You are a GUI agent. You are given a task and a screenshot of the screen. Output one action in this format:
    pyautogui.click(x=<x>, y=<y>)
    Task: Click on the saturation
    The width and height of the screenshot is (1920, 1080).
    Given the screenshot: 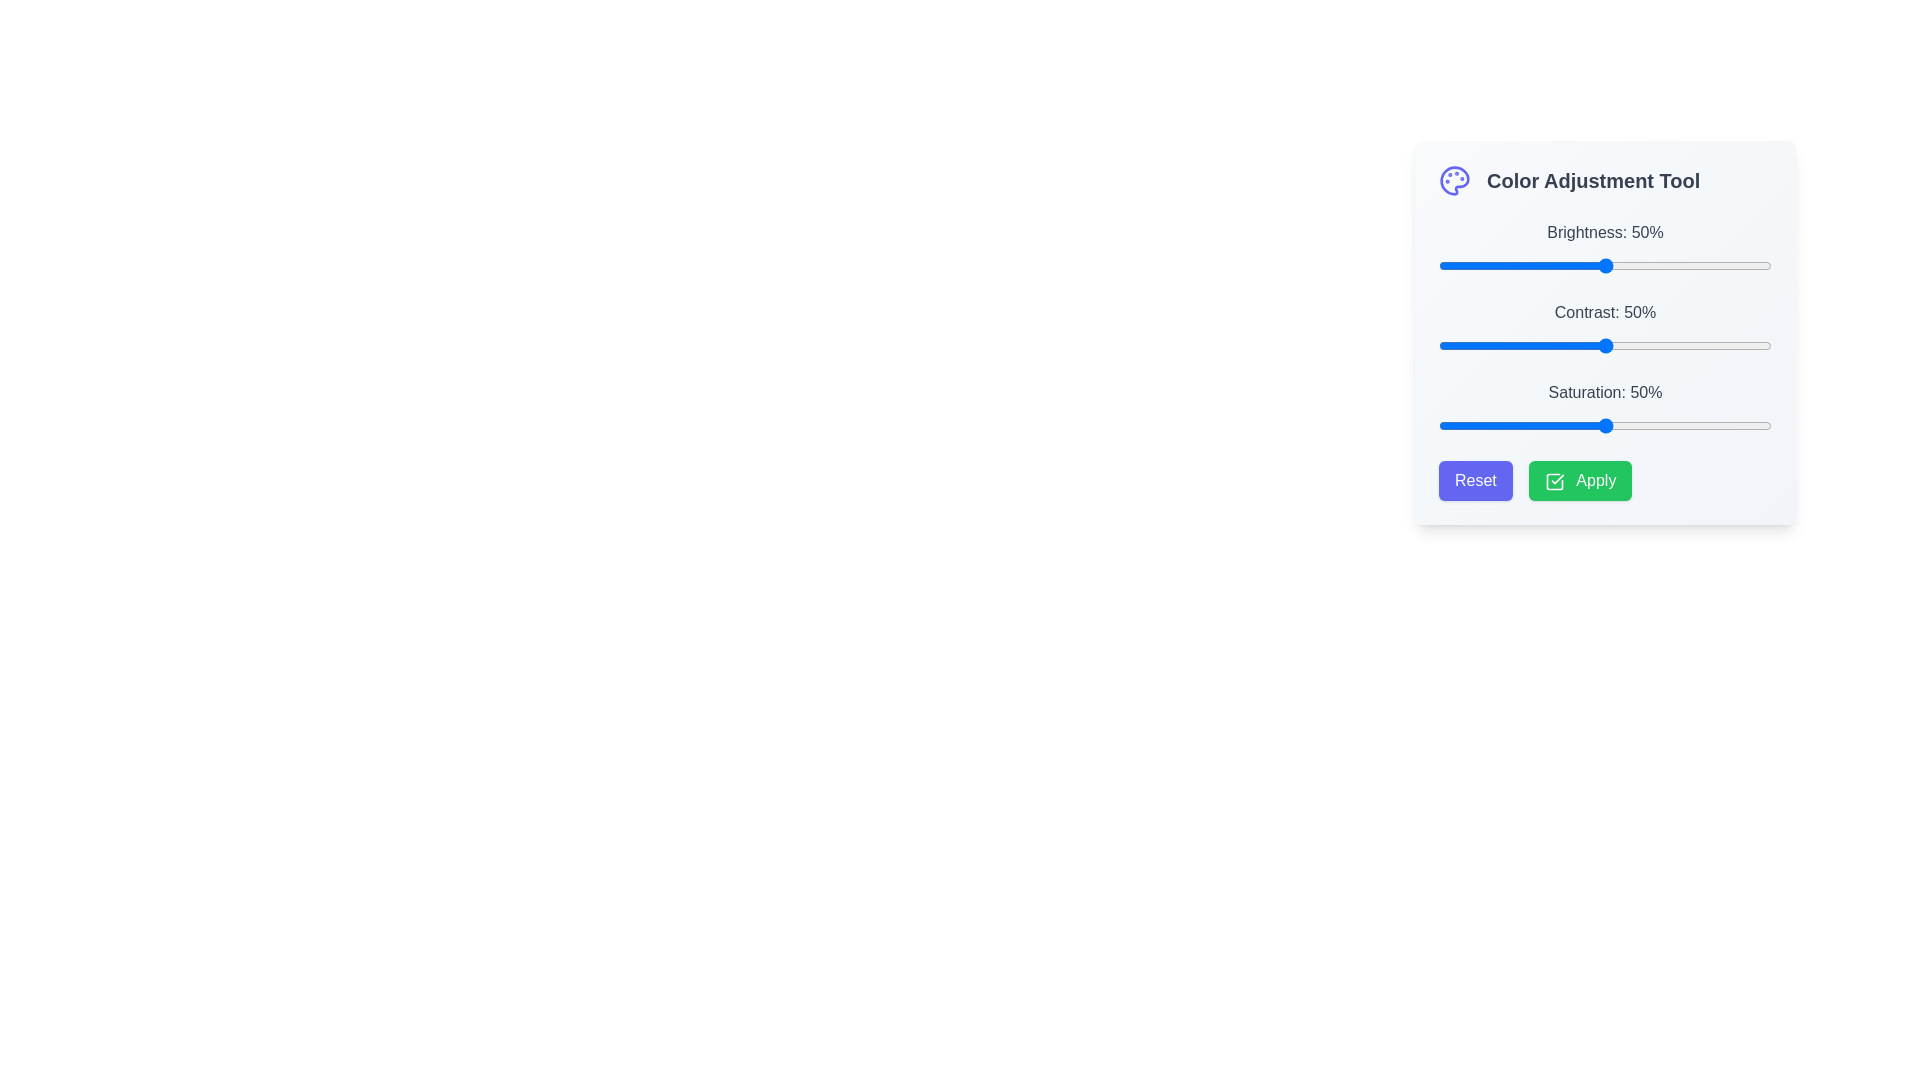 What is the action you would take?
    pyautogui.click(x=1531, y=424)
    